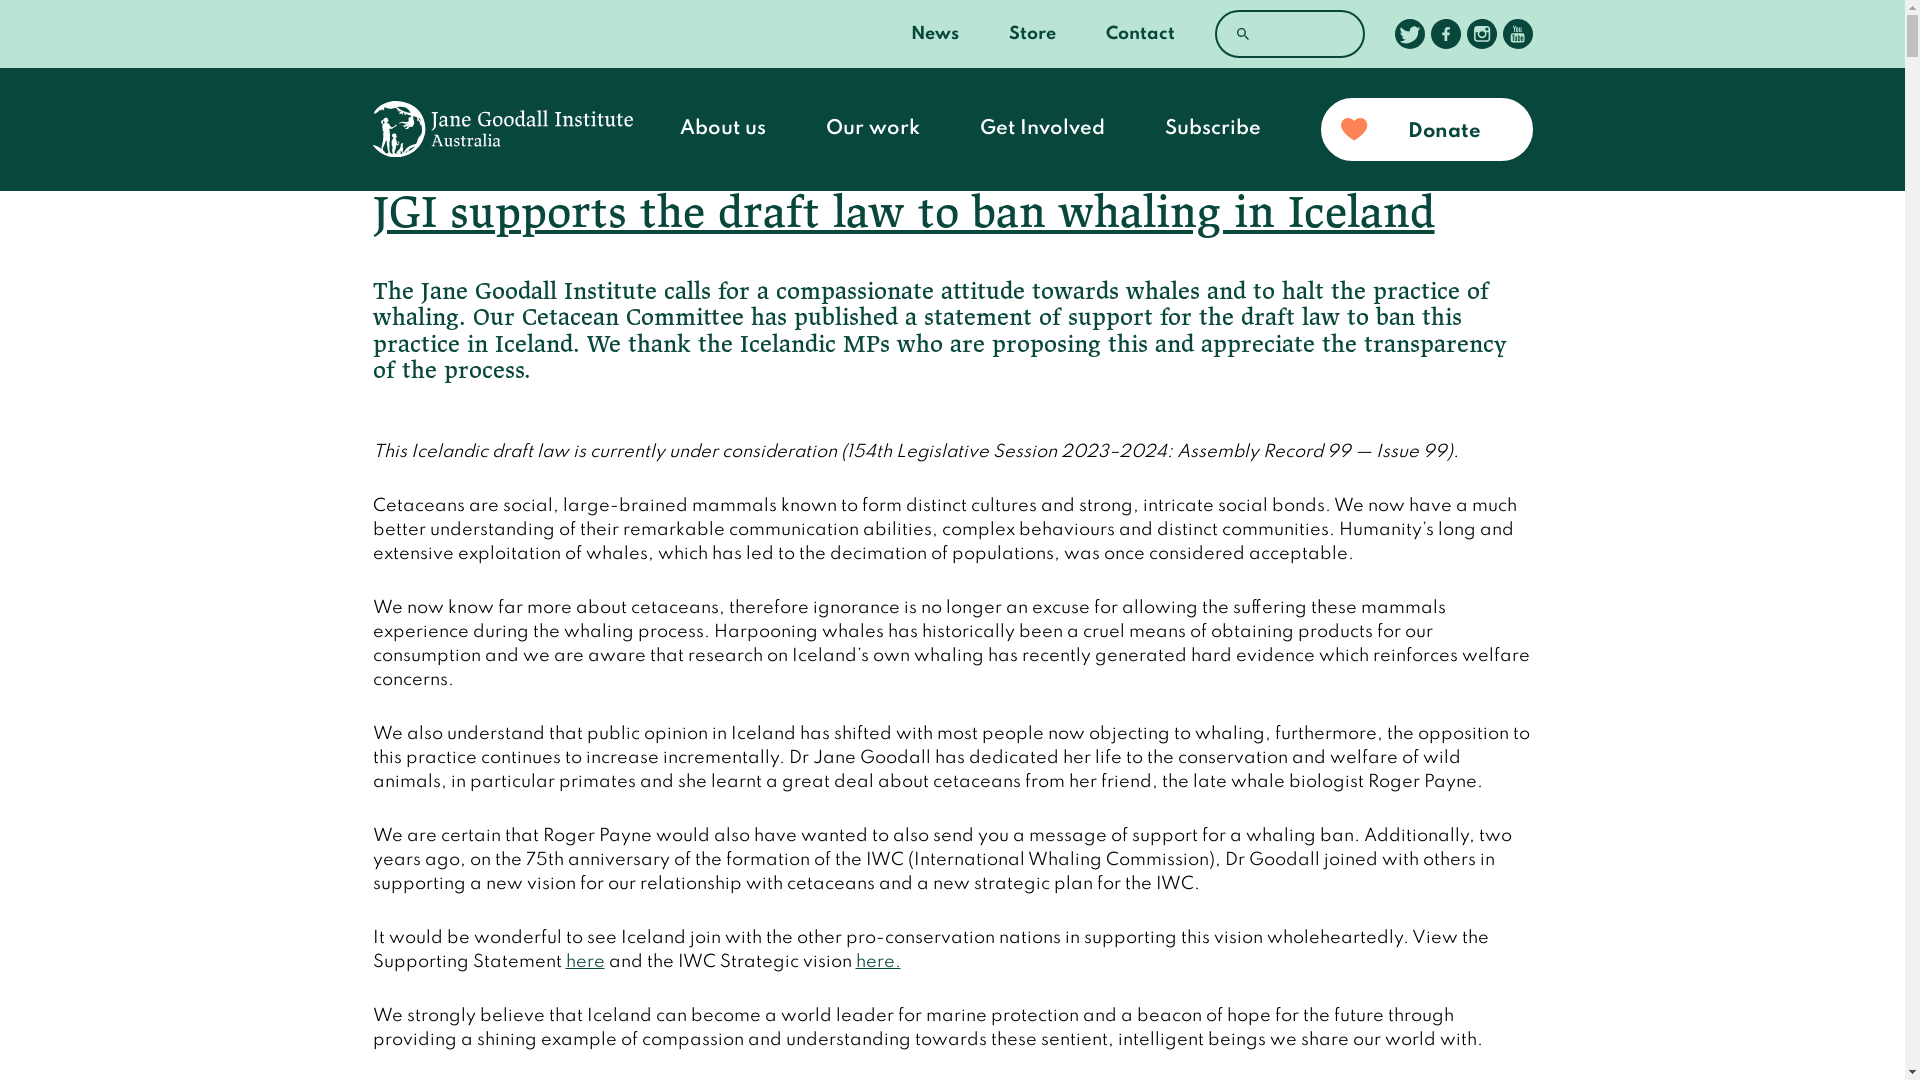  Describe the element at coordinates (722, 128) in the screenshot. I see `'About us'` at that location.